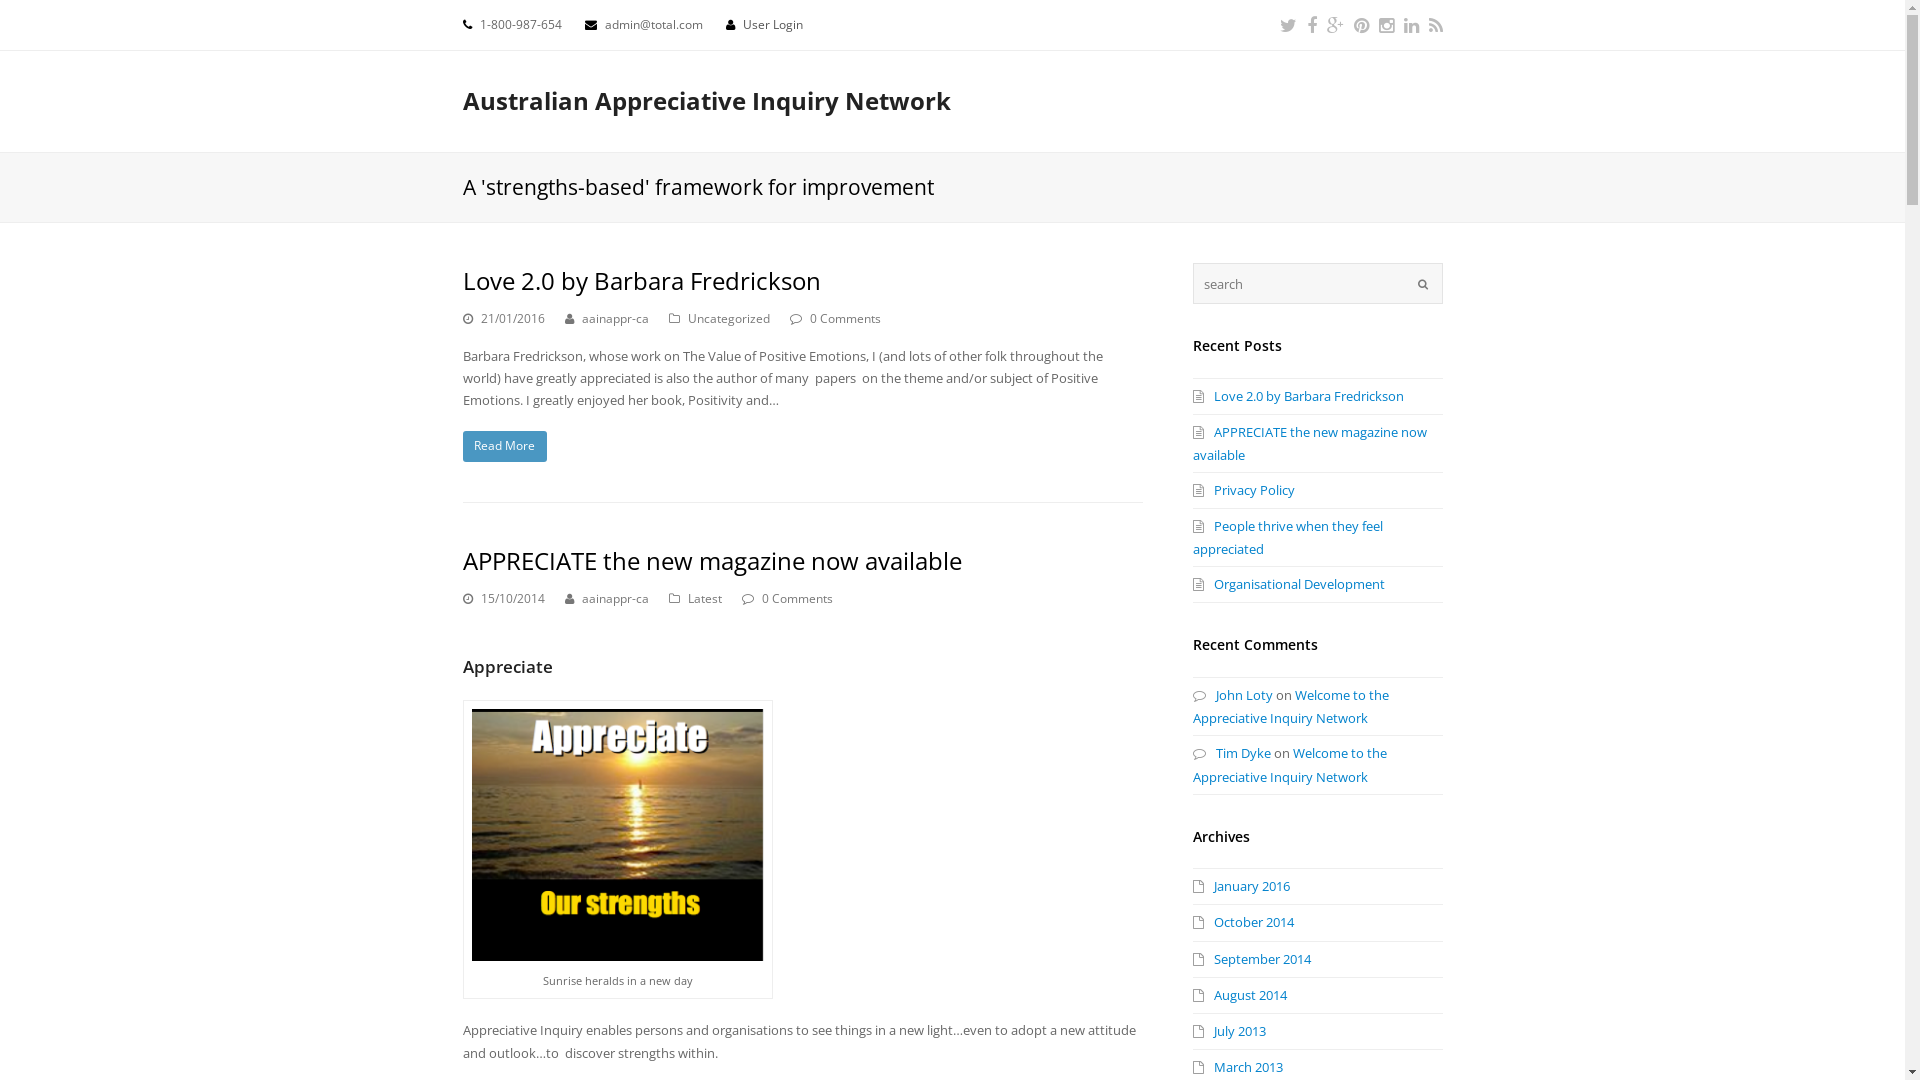 This screenshot has width=1920, height=1080. What do you see at coordinates (1288, 24) in the screenshot?
I see `'Twitter'` at bounding box center [1288, 24].